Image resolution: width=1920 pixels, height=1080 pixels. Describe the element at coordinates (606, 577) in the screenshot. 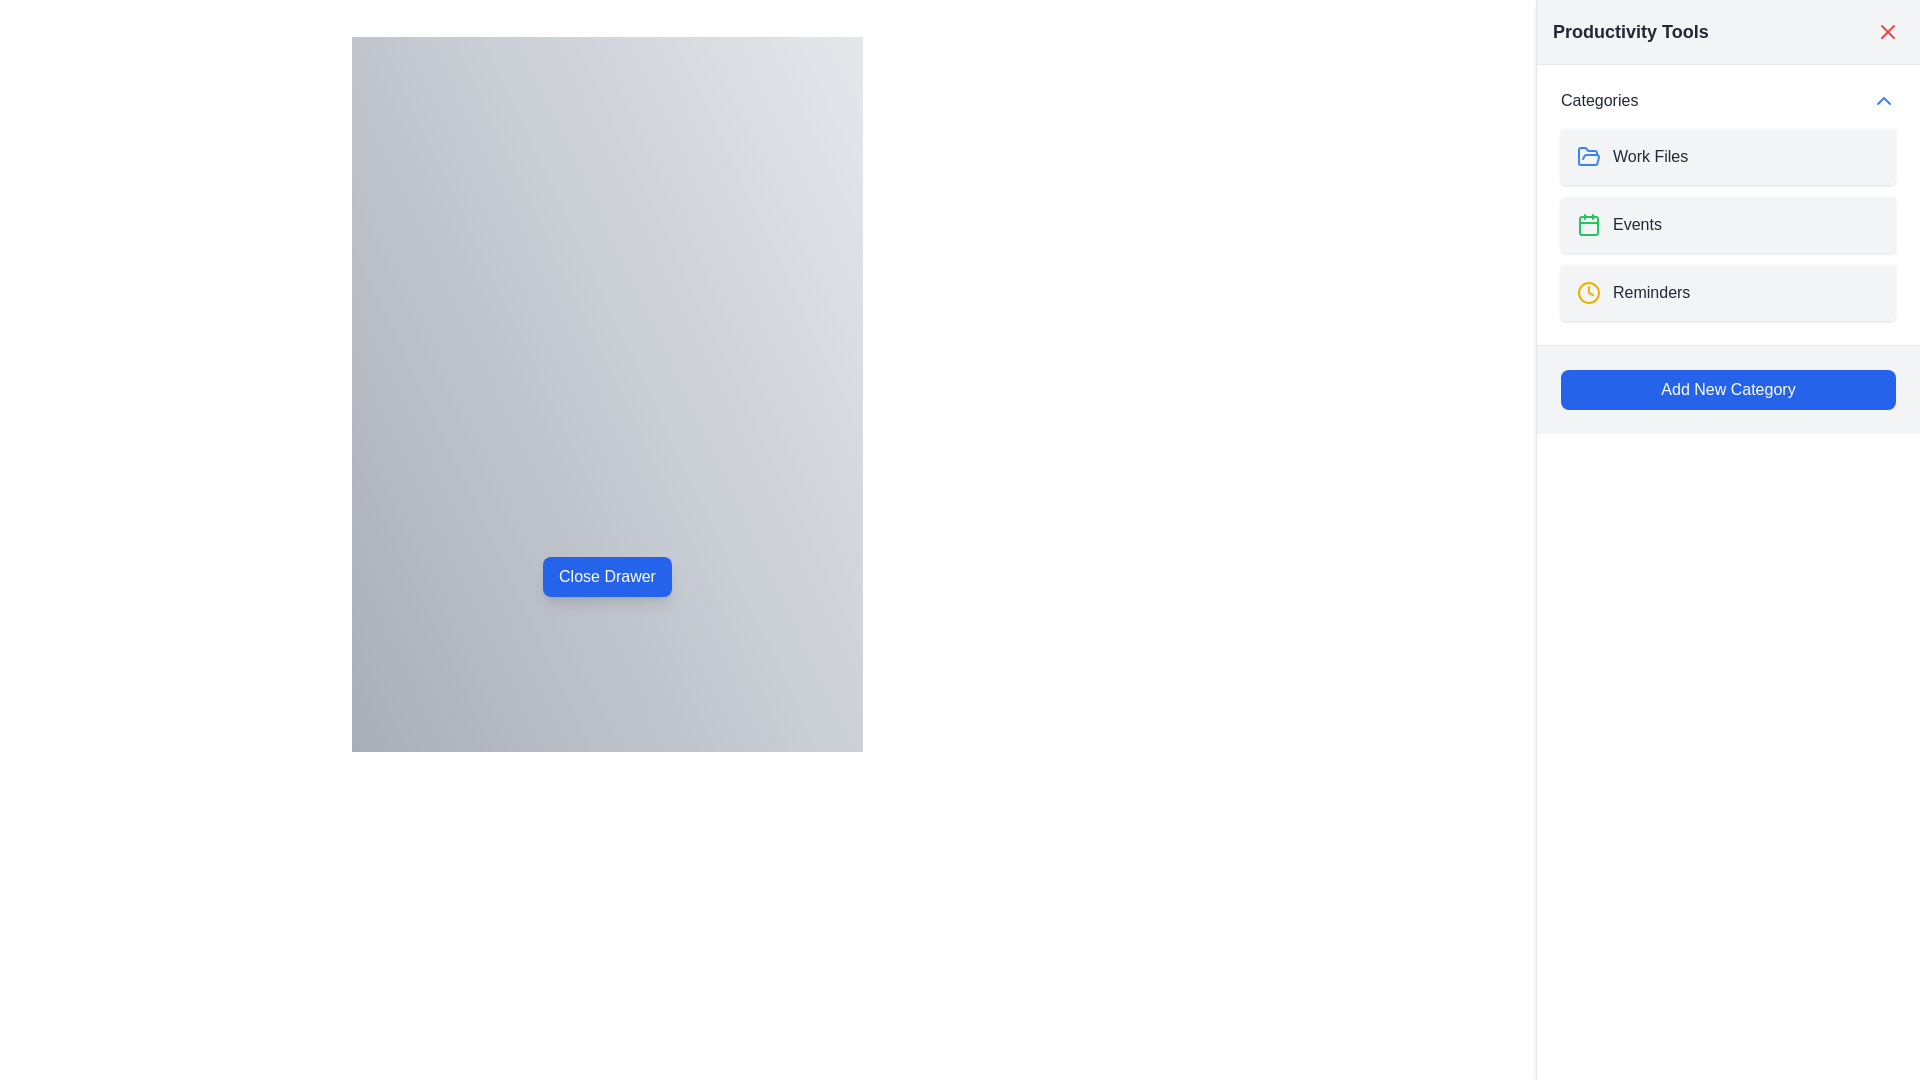

I see `the 'Close Drawer' button with a blue background and white text to observe the hover-state effect` at that location.